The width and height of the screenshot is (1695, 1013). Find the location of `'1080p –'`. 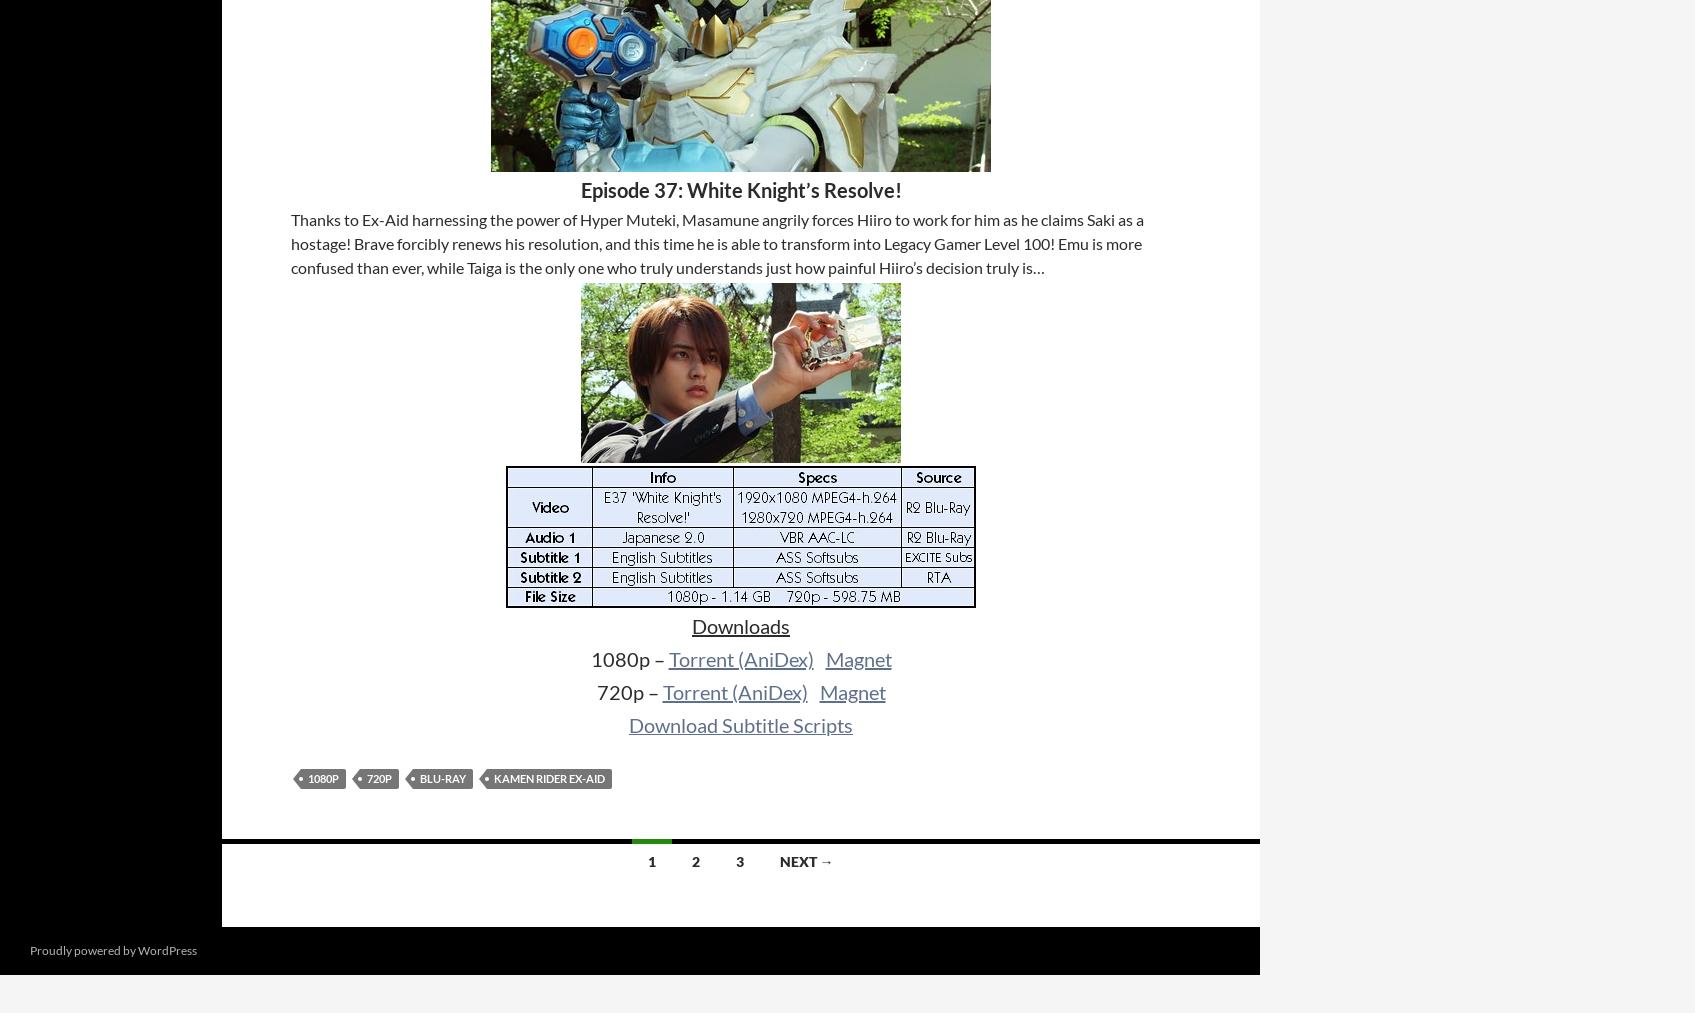

'1080p –' is located at coordinates (628, 657).